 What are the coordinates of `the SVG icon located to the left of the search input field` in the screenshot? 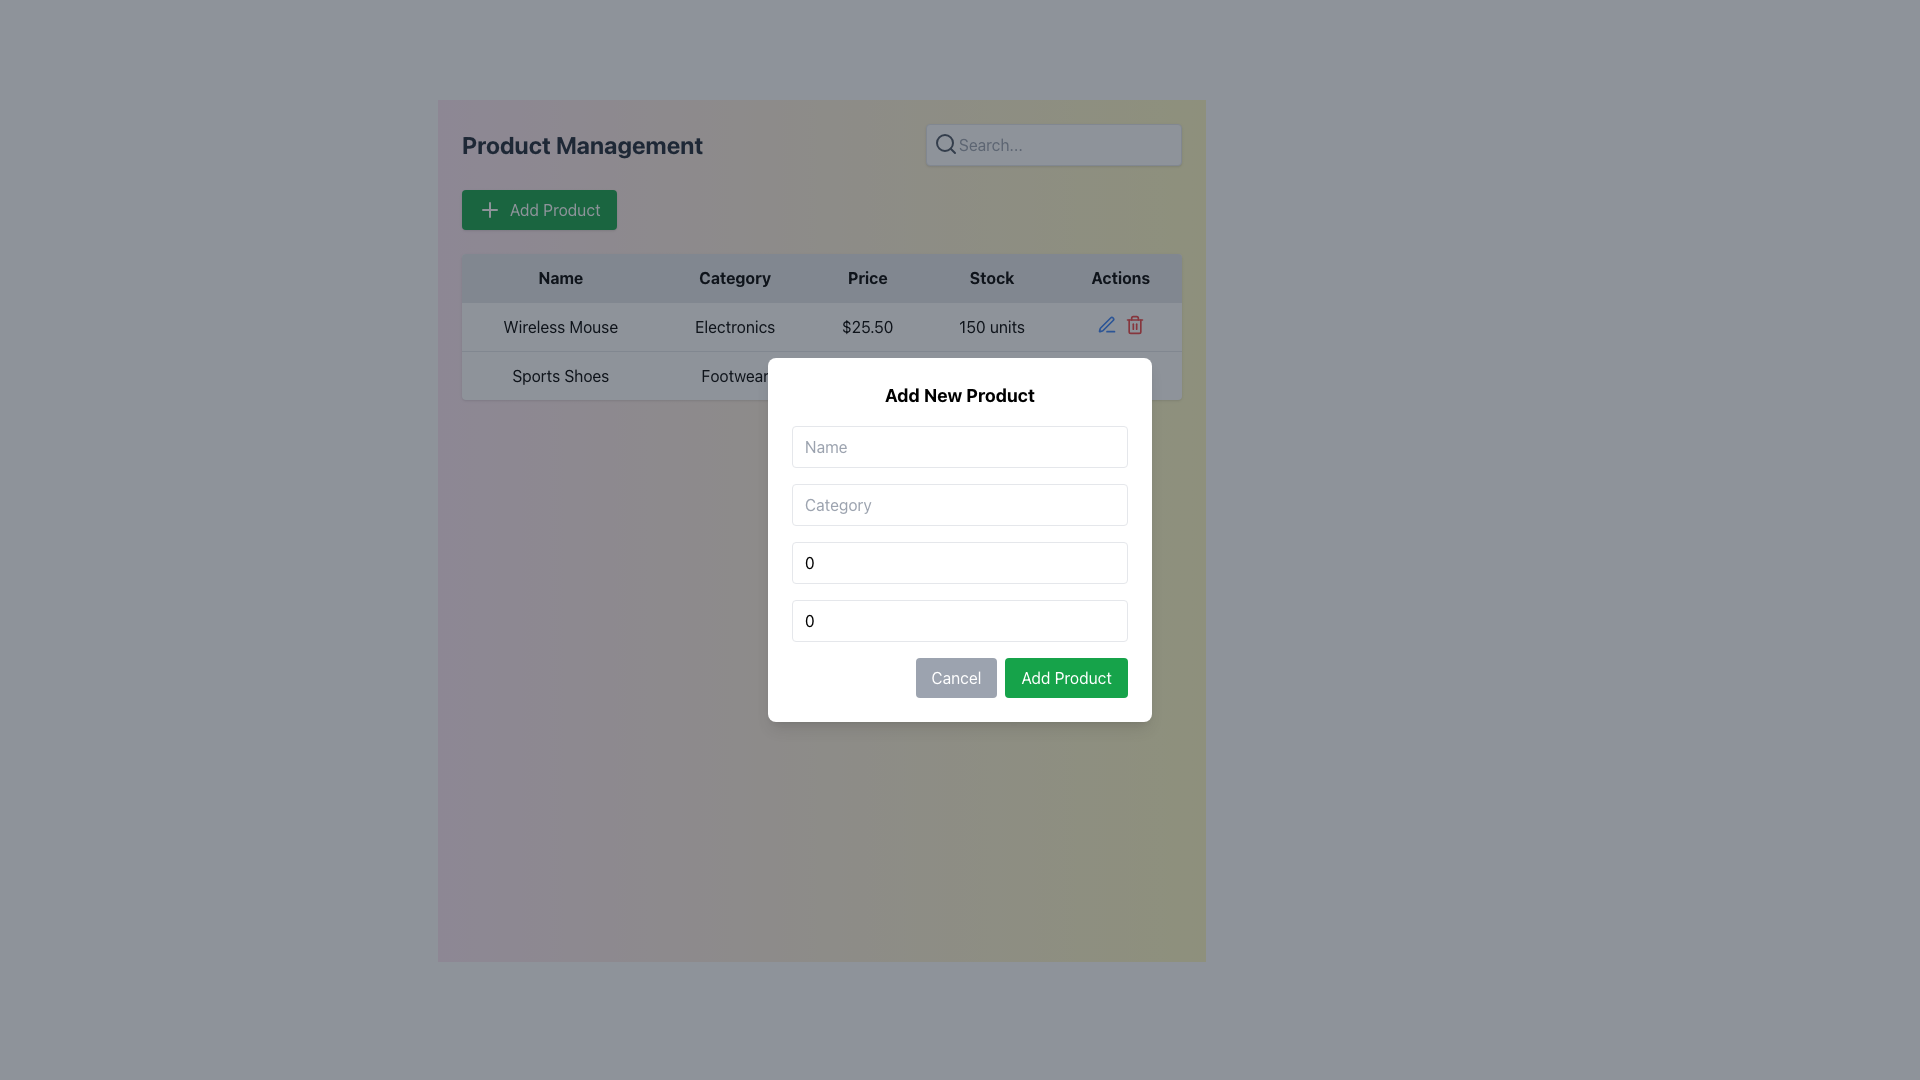 It's located at (944, 142).